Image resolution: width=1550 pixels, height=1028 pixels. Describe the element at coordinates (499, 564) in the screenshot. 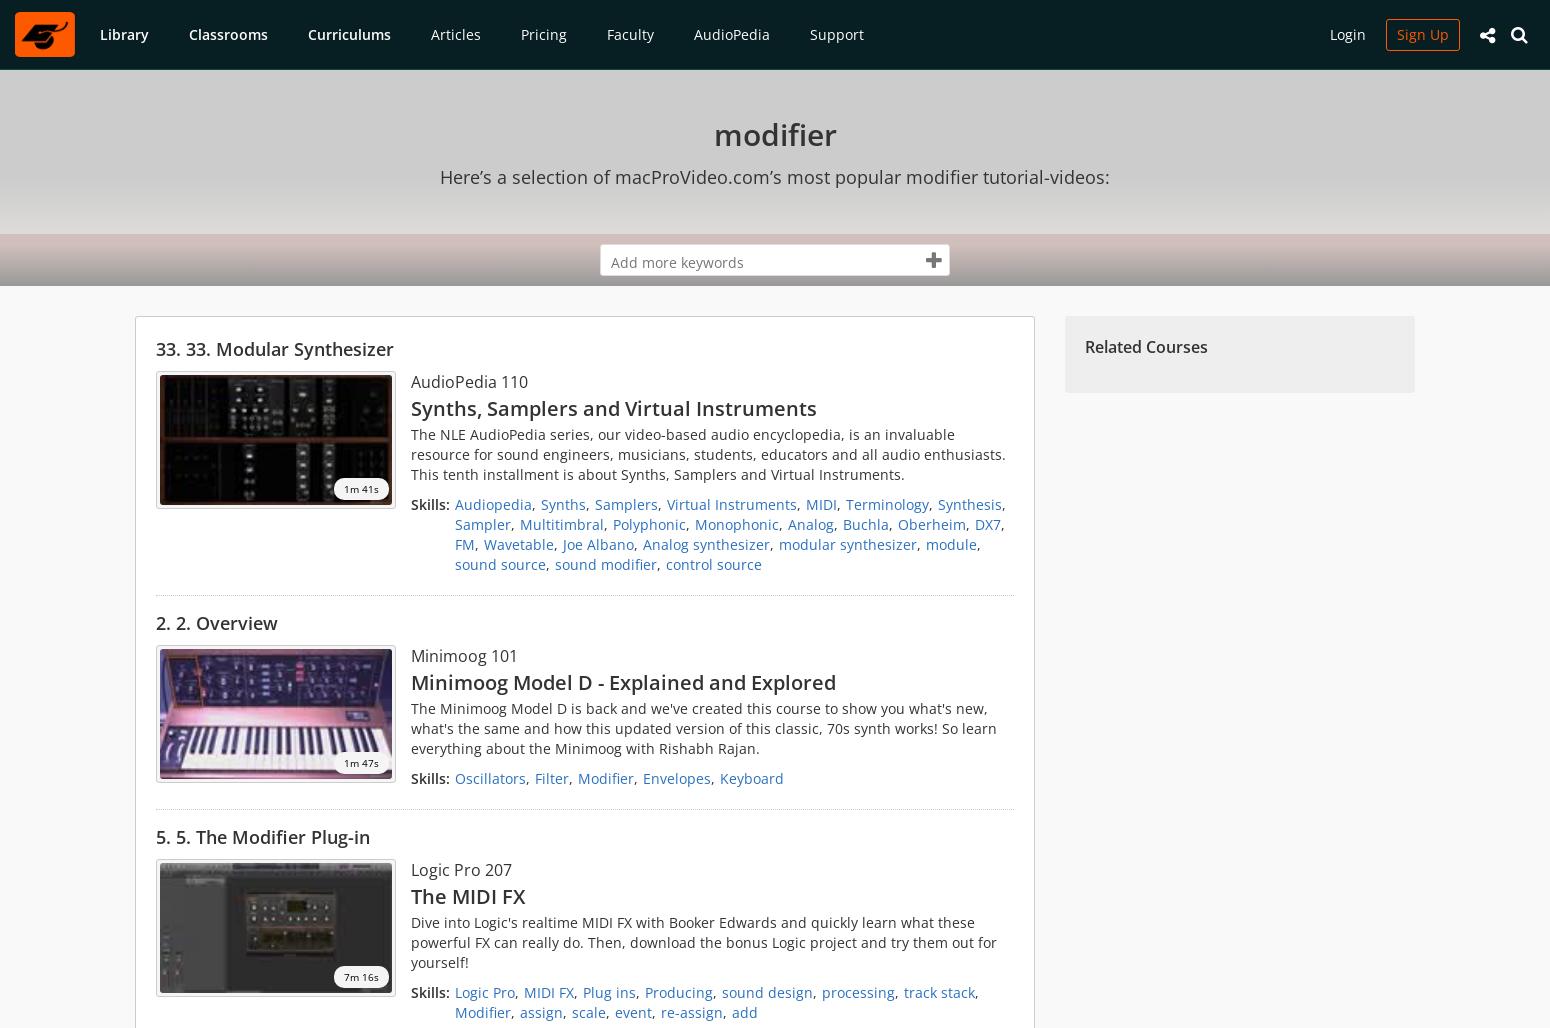

I see `'sound source'` at that location.